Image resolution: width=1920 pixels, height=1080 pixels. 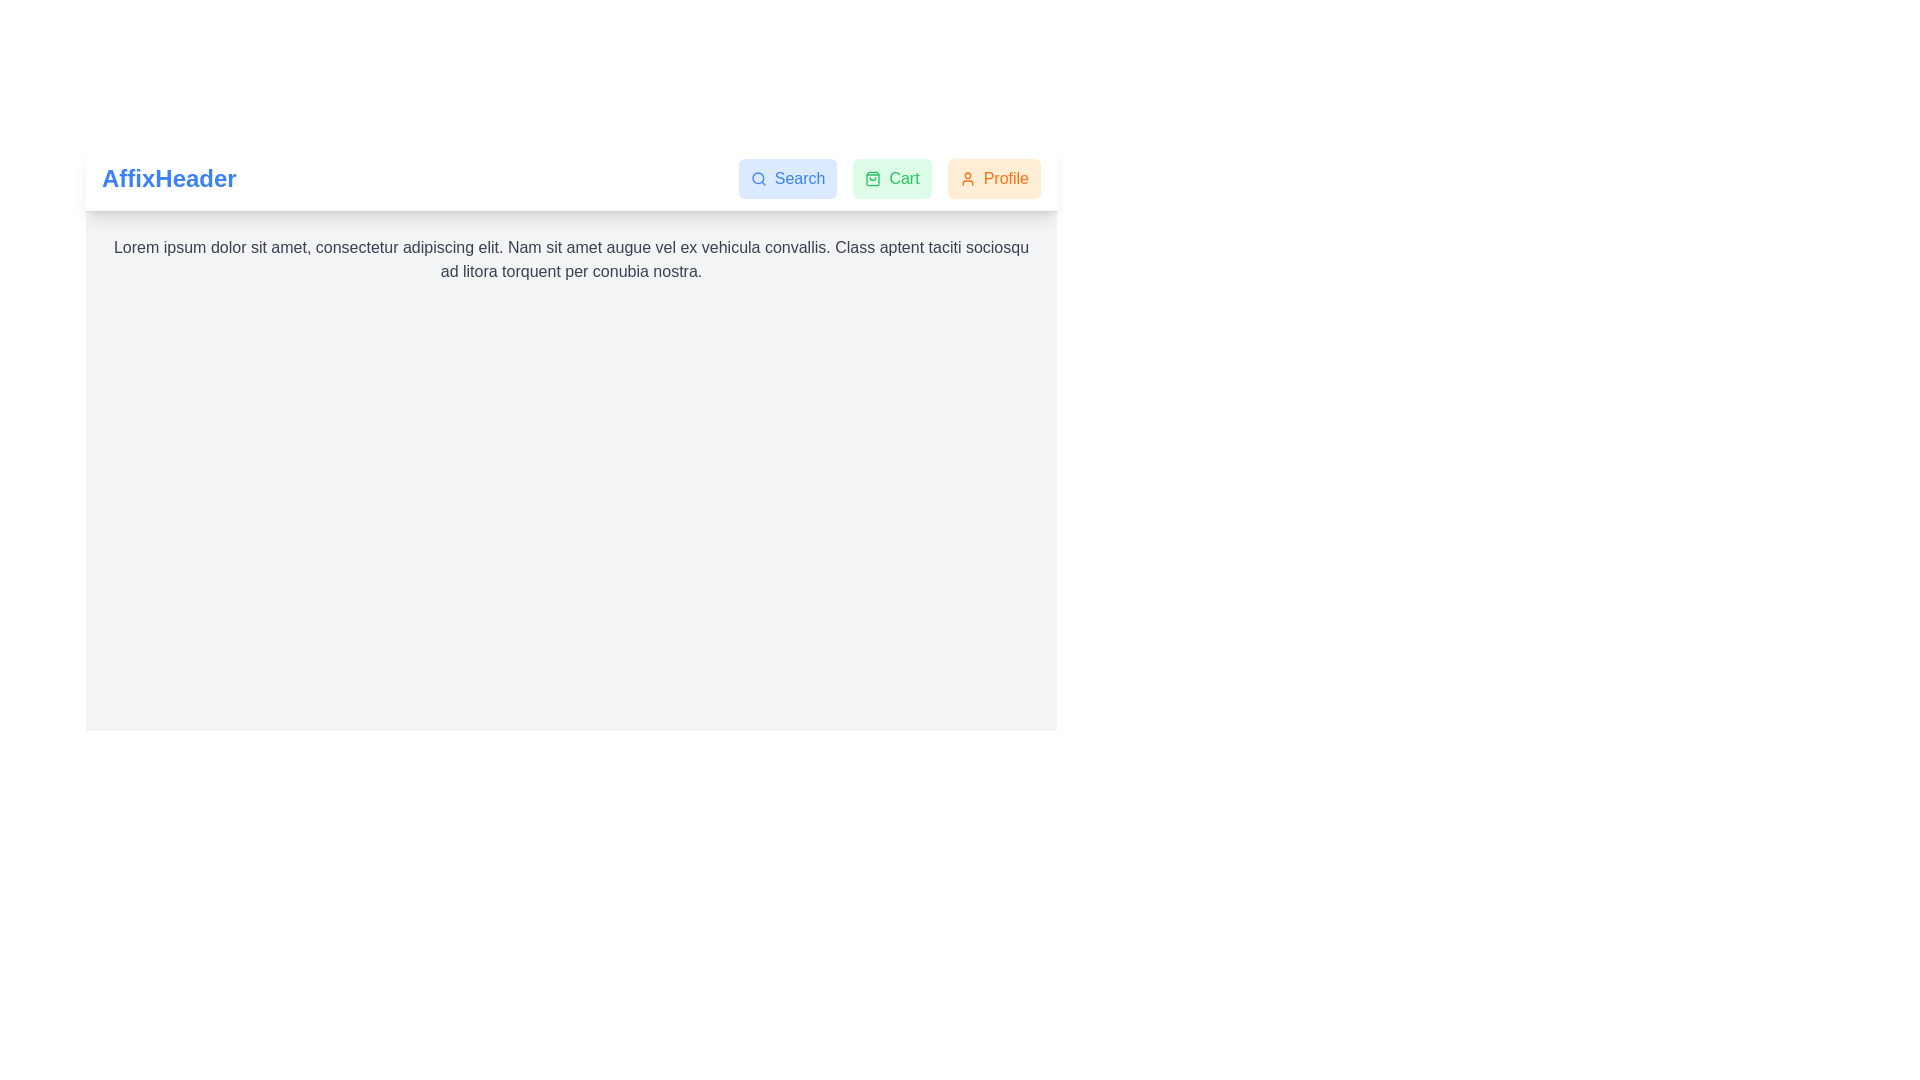 I want to click on the Cart button located in the sticky top navigation bar, positioned between the blue 'Search' button and the orange 'Profile' button, to observe the hover effect, so click(x=888, y=177).